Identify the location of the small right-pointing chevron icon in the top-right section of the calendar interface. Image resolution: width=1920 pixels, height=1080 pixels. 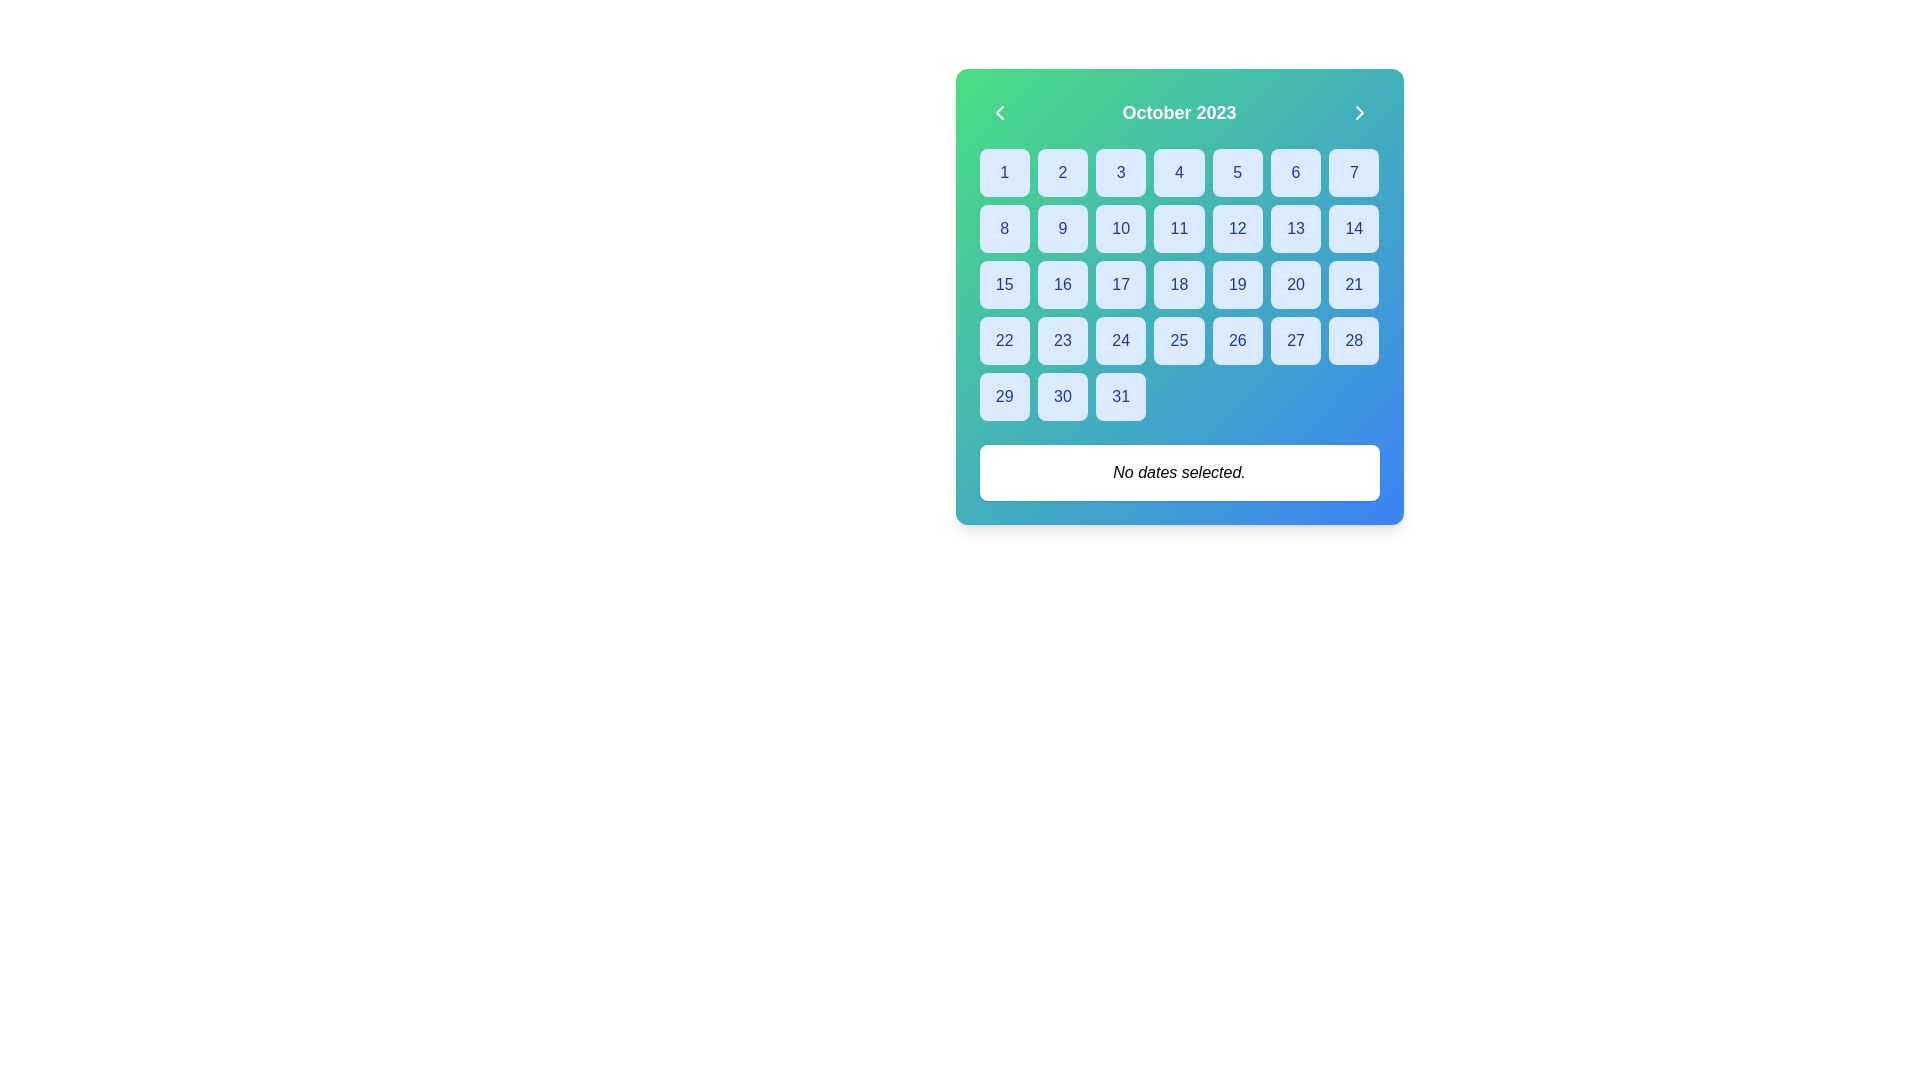
(1359, 112).